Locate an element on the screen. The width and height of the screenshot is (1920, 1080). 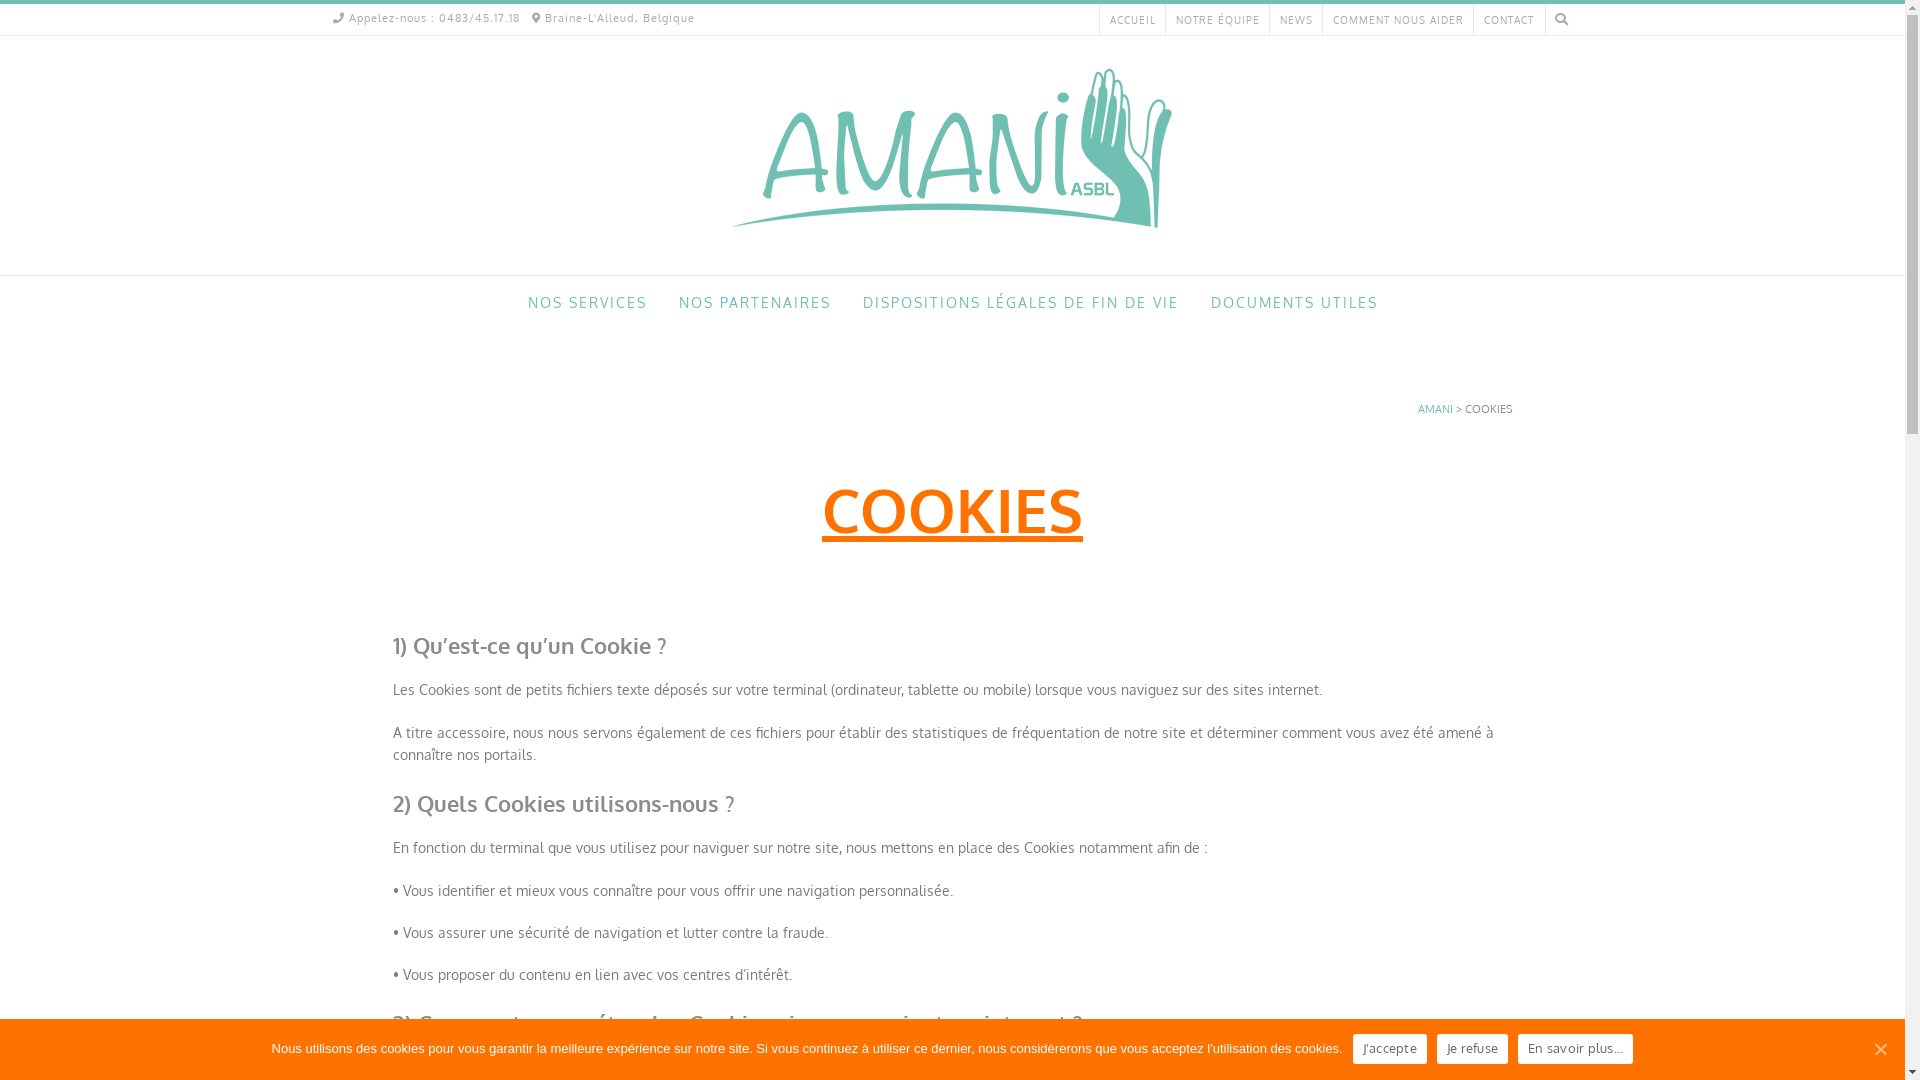
'NOS PARTENAIRES' is located at coordinates (752, 304).